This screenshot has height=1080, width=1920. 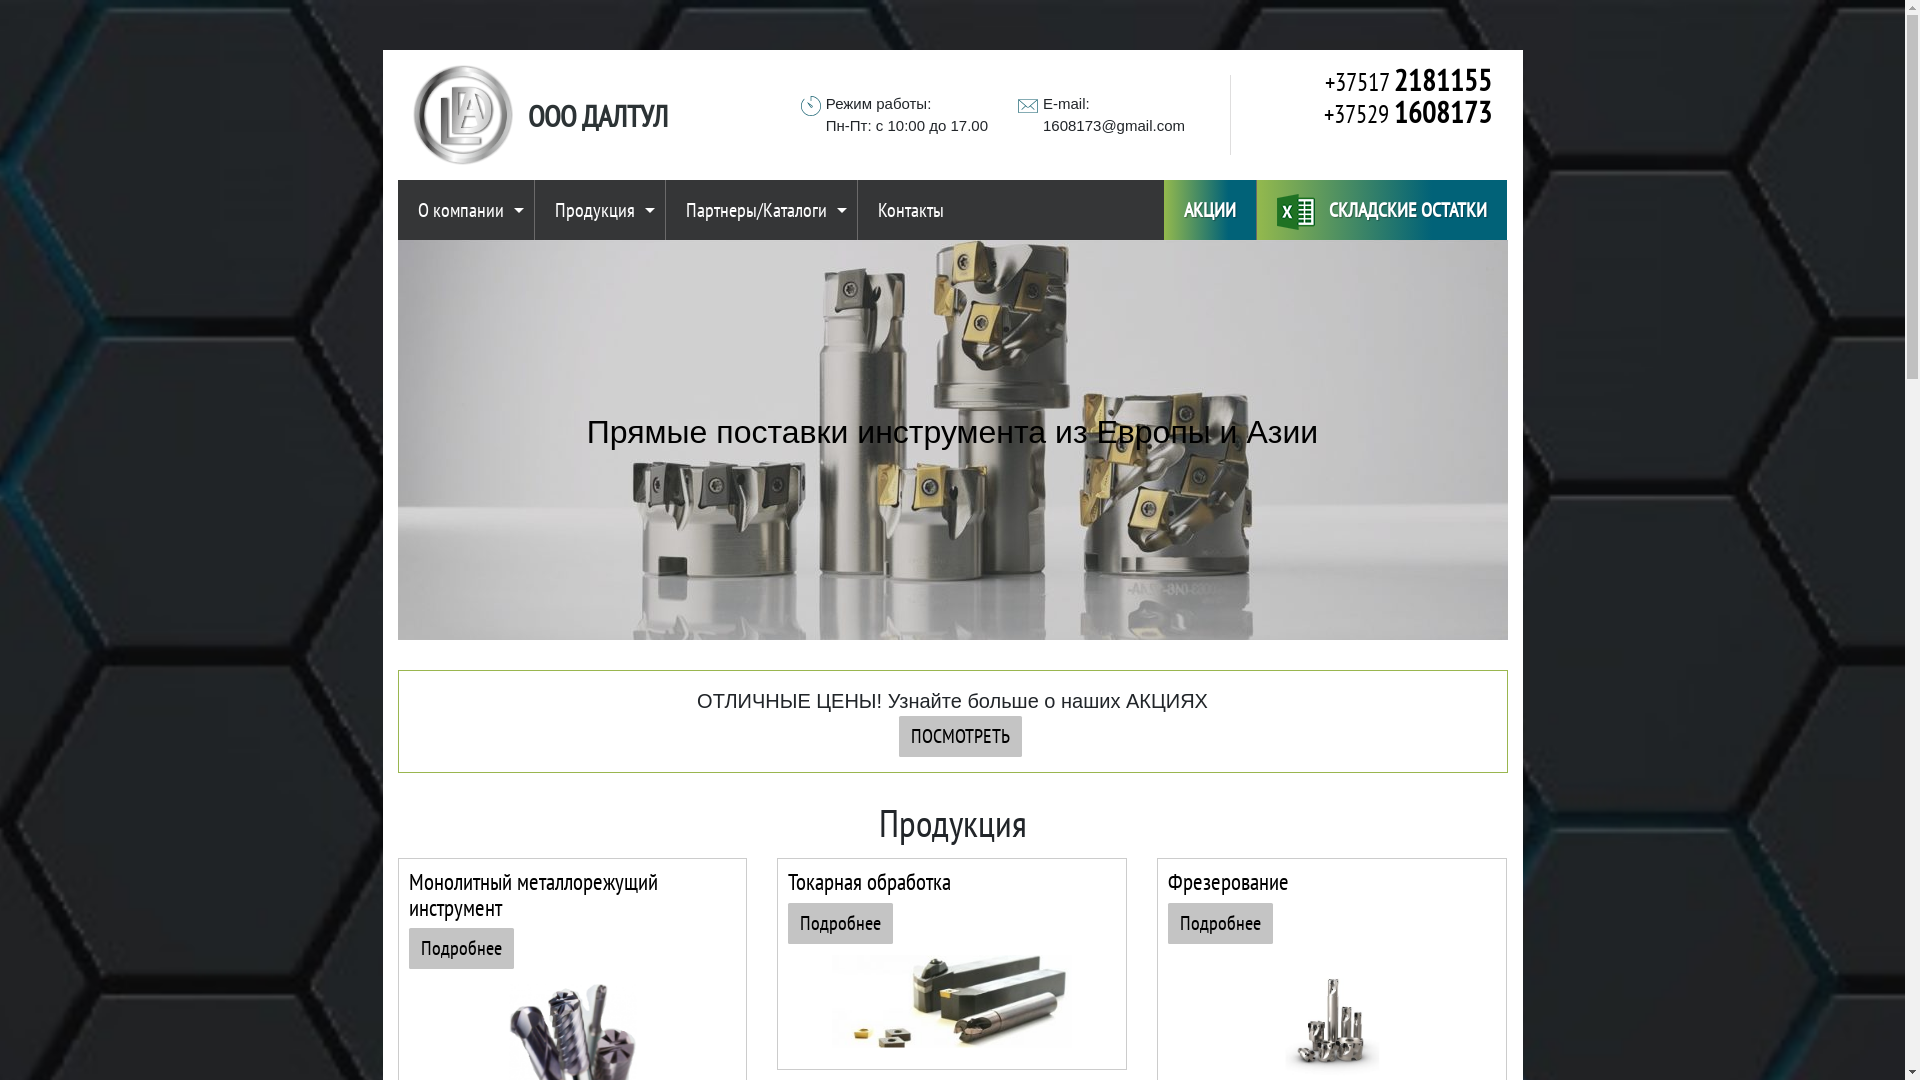 What do you see at coordinates (1367, 80) in the screenshot?
I see `'+37517 2181155'` at bounding box center [1367, 80].